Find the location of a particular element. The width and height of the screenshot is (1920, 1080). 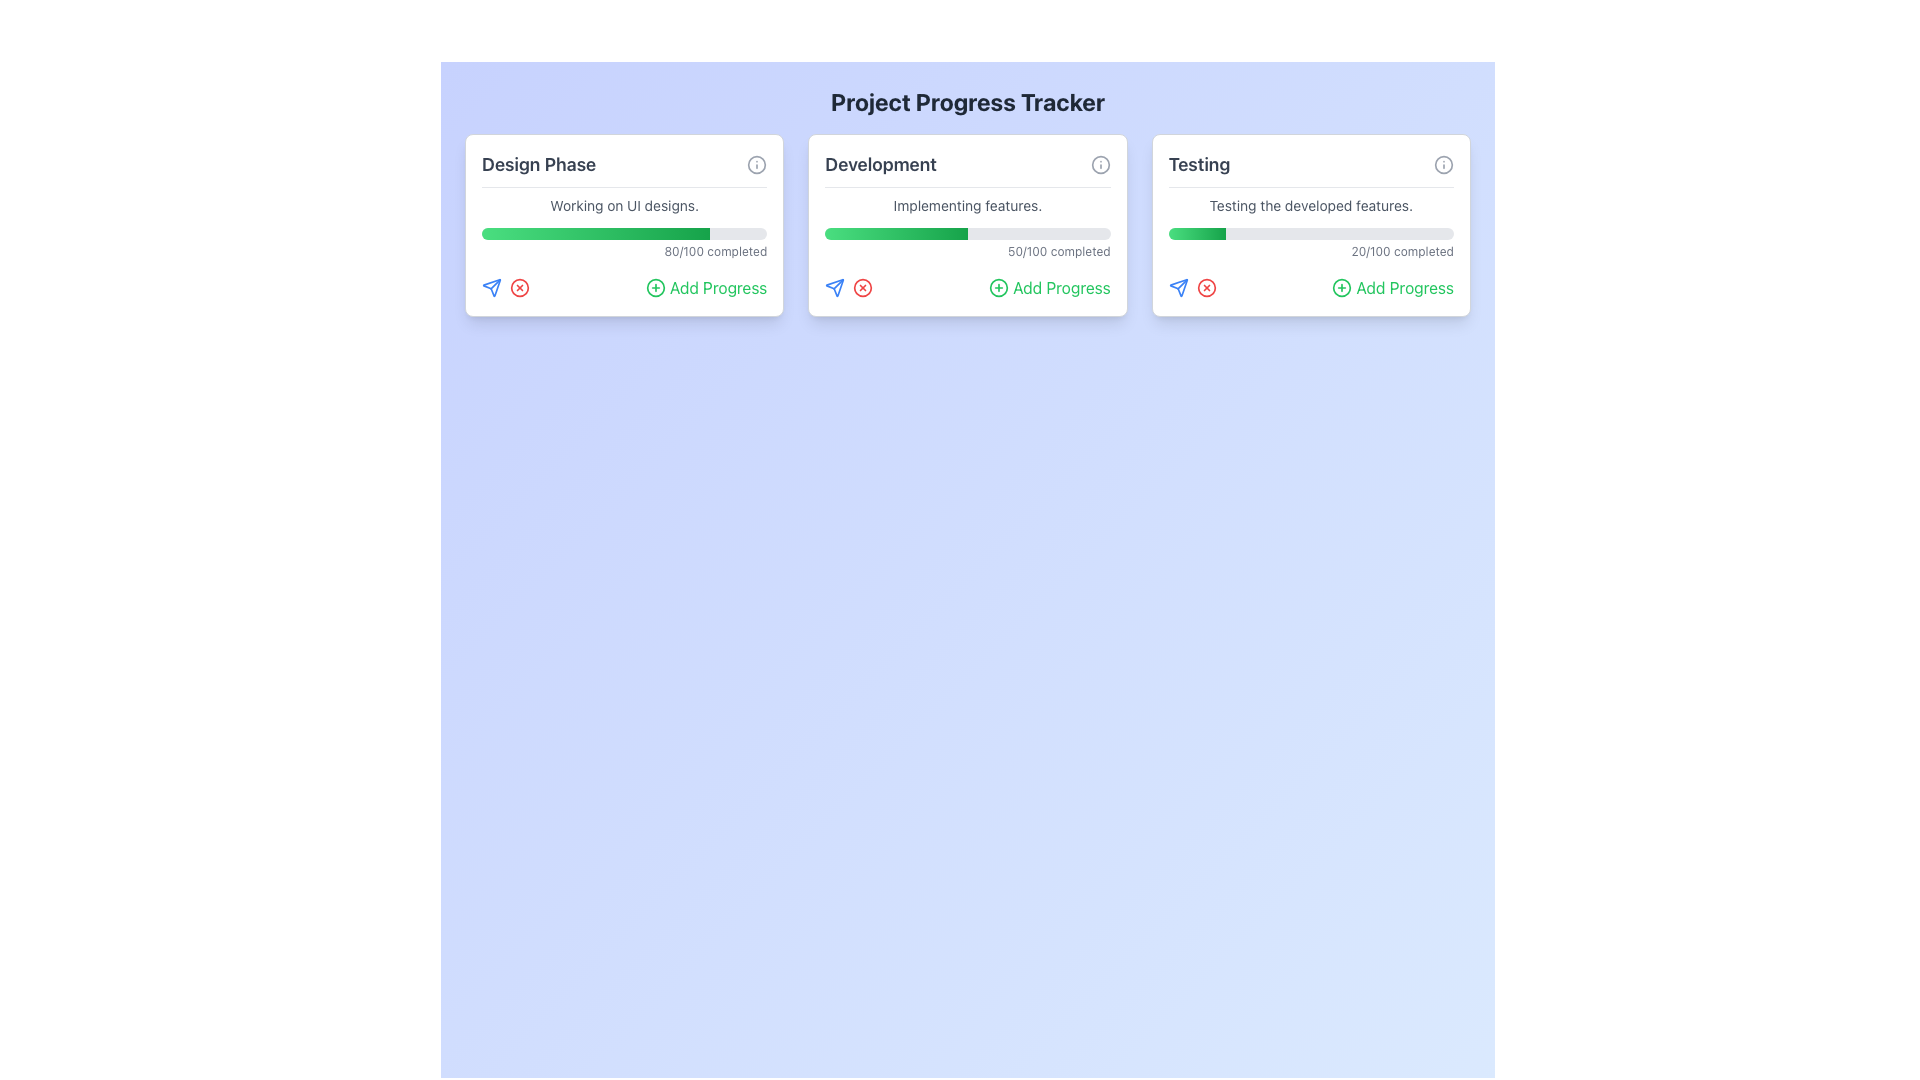

the red circular 'X' cancel button located within the 'Design Phase' card is located at coordinates (519, 288).